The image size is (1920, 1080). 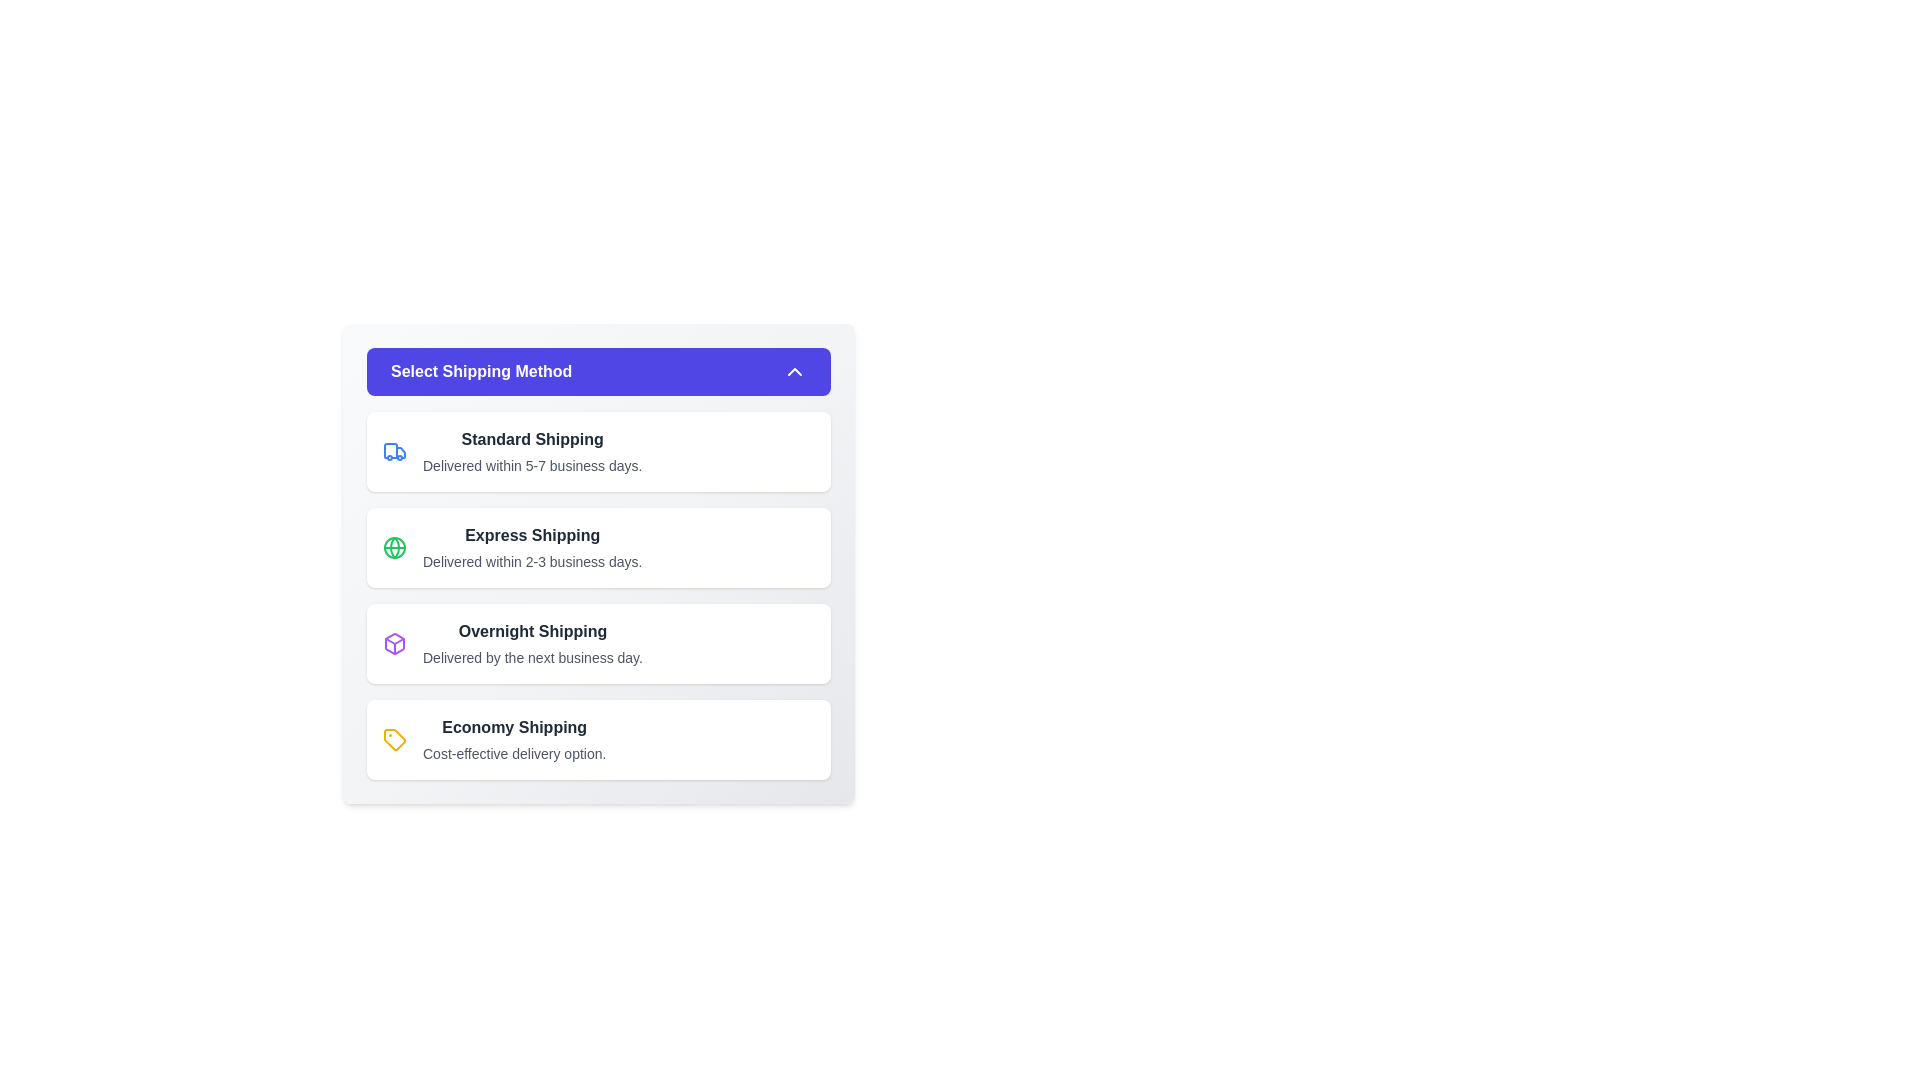 What do you see at coordinates (598, 644) in the screenshot?
I see `the 'Overnight Shipping' selectable card, which is the third card in the vertical list of shipping options` at bounding box center [598, 644].